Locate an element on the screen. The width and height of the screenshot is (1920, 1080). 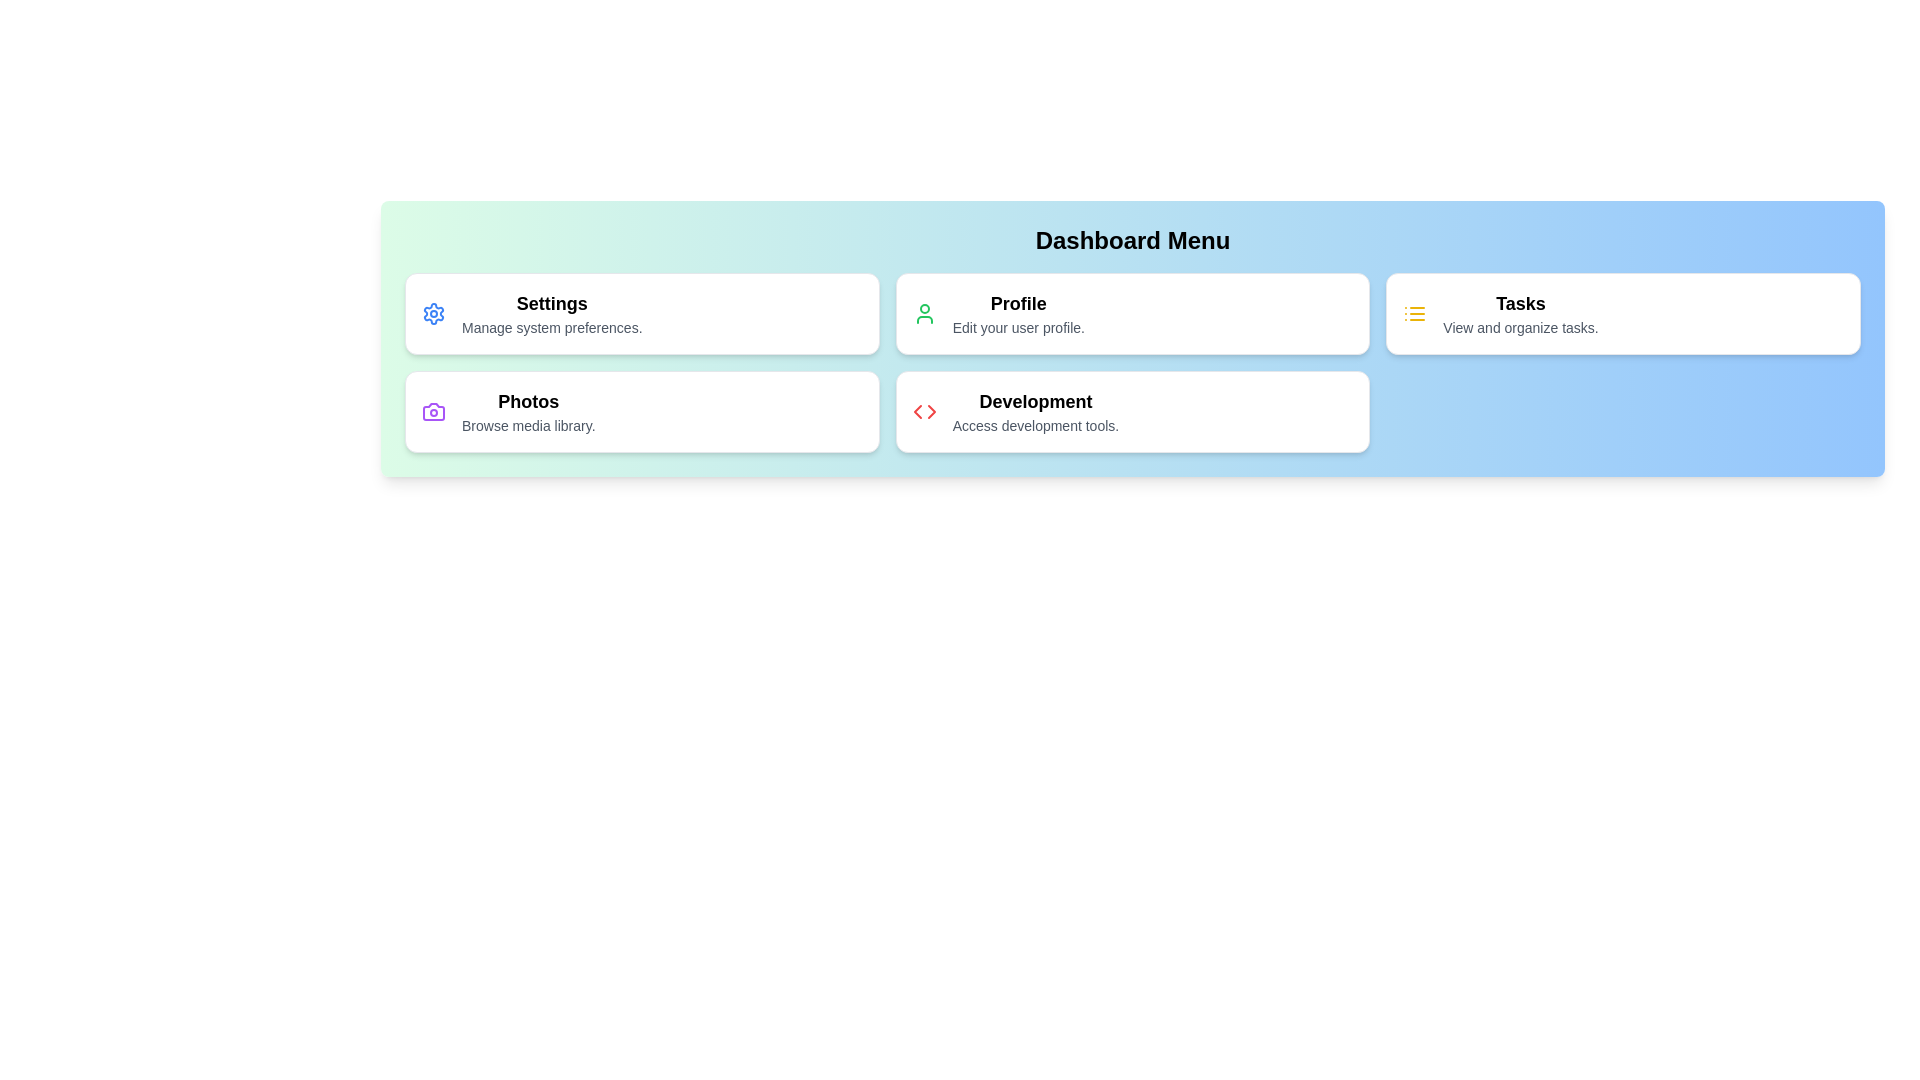
the menu item corresponding to Tasks is located at coordinates (1623, 313).